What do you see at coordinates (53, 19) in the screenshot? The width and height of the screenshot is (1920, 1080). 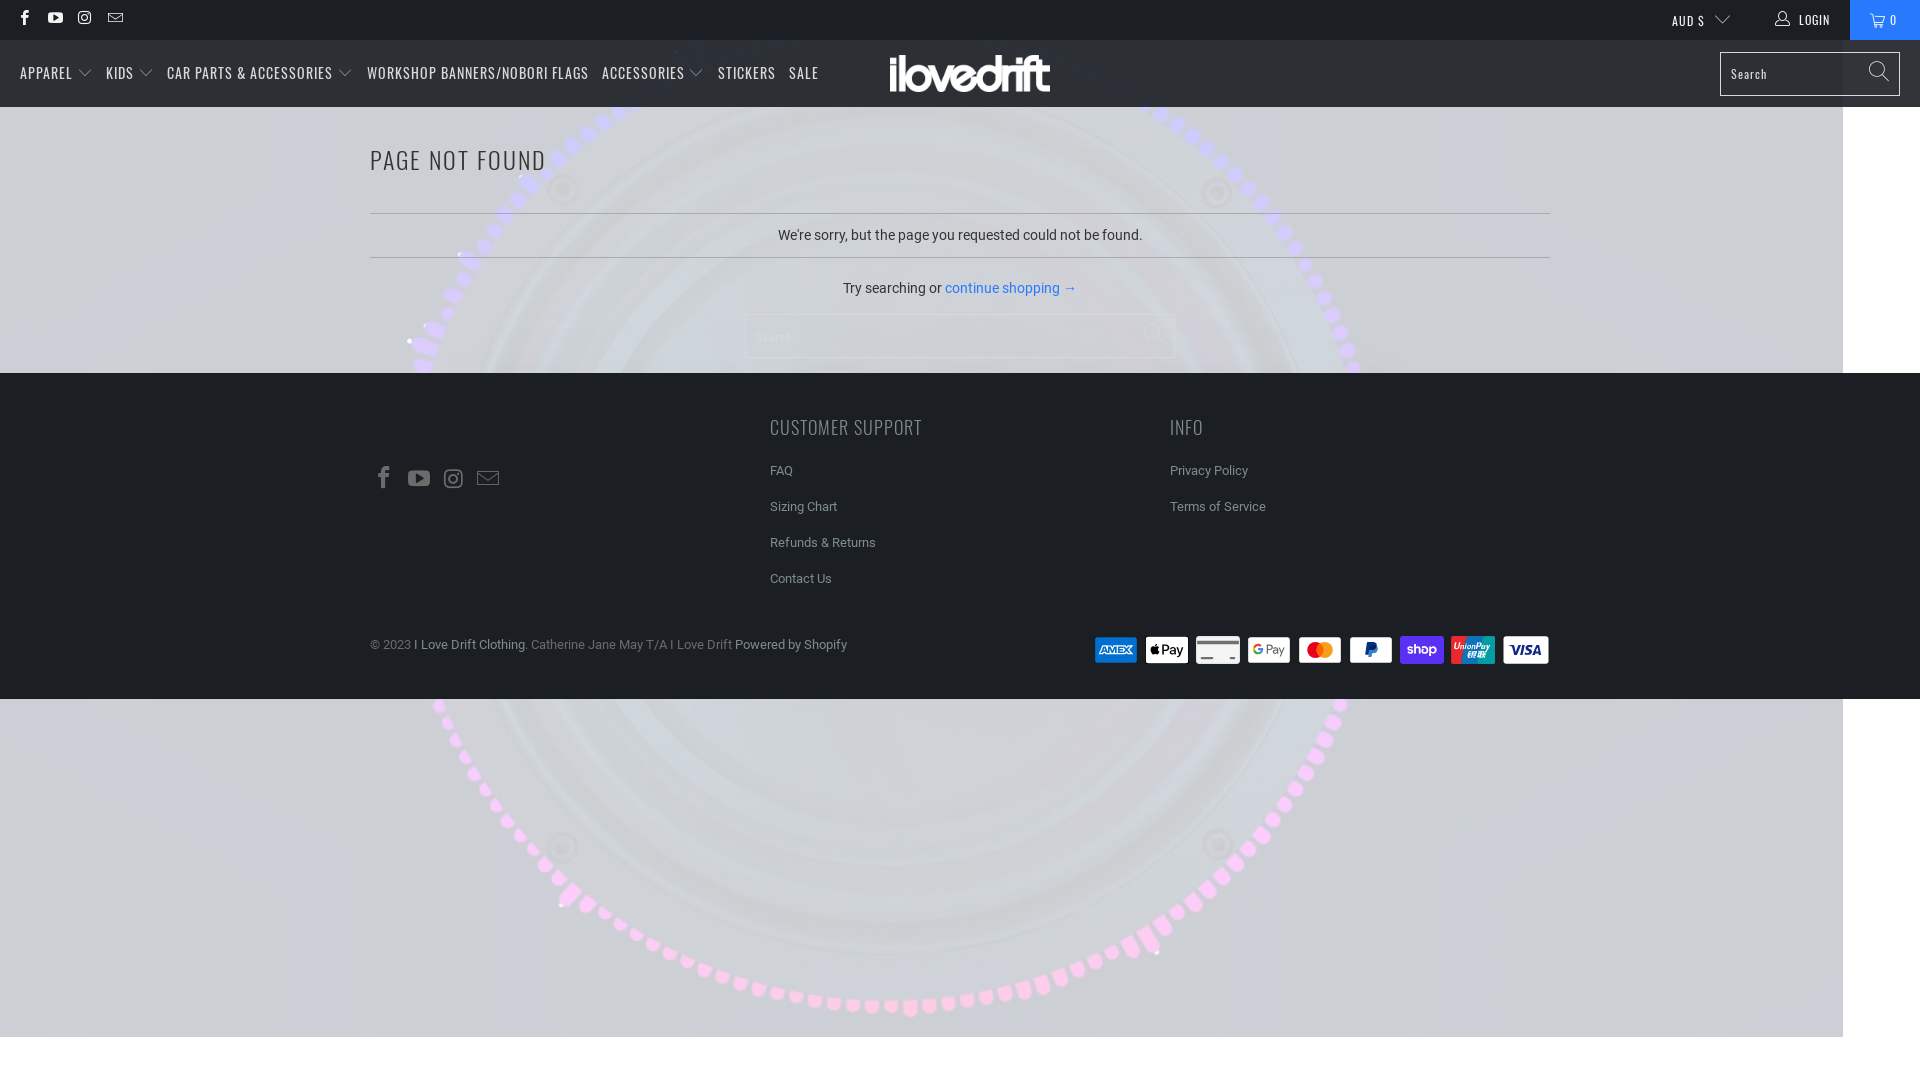 I see `'I Love Drift Clothing on YouTube'` at bounding box center [53, 19].